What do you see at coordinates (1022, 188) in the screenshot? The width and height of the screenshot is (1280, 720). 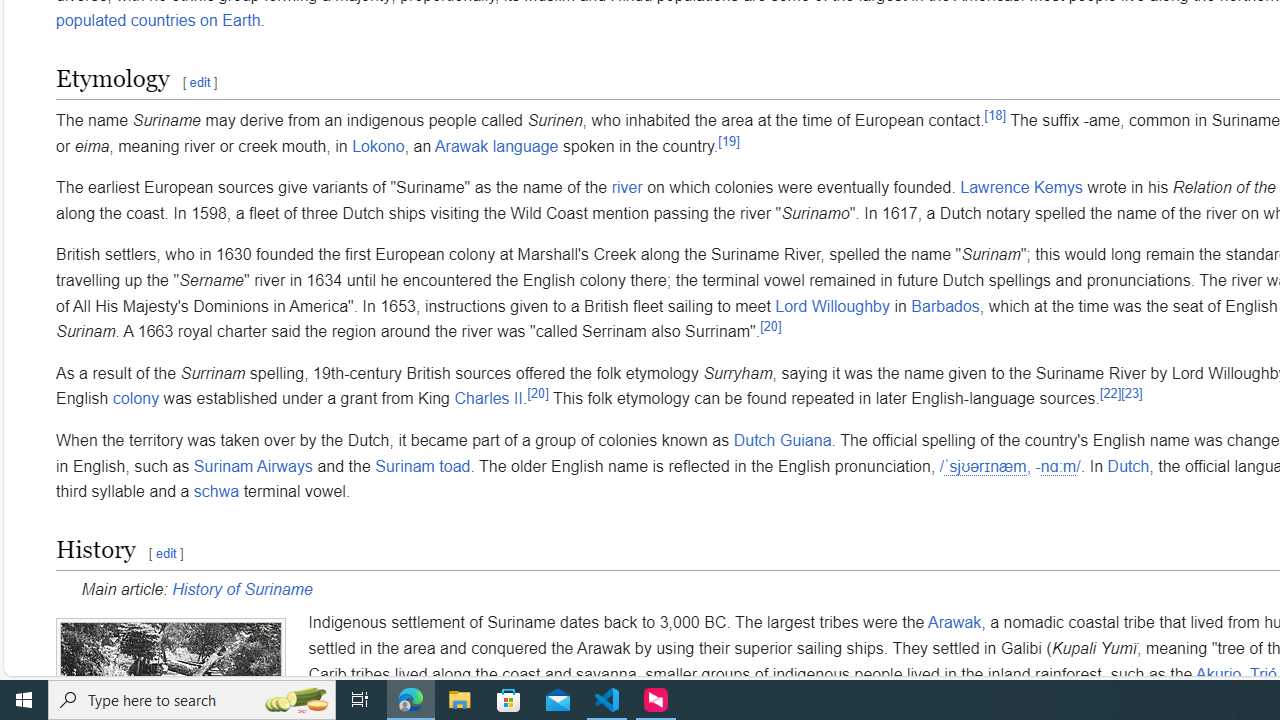 I see `'Lawrence Kemys'` at bounding box center [1022, 188].